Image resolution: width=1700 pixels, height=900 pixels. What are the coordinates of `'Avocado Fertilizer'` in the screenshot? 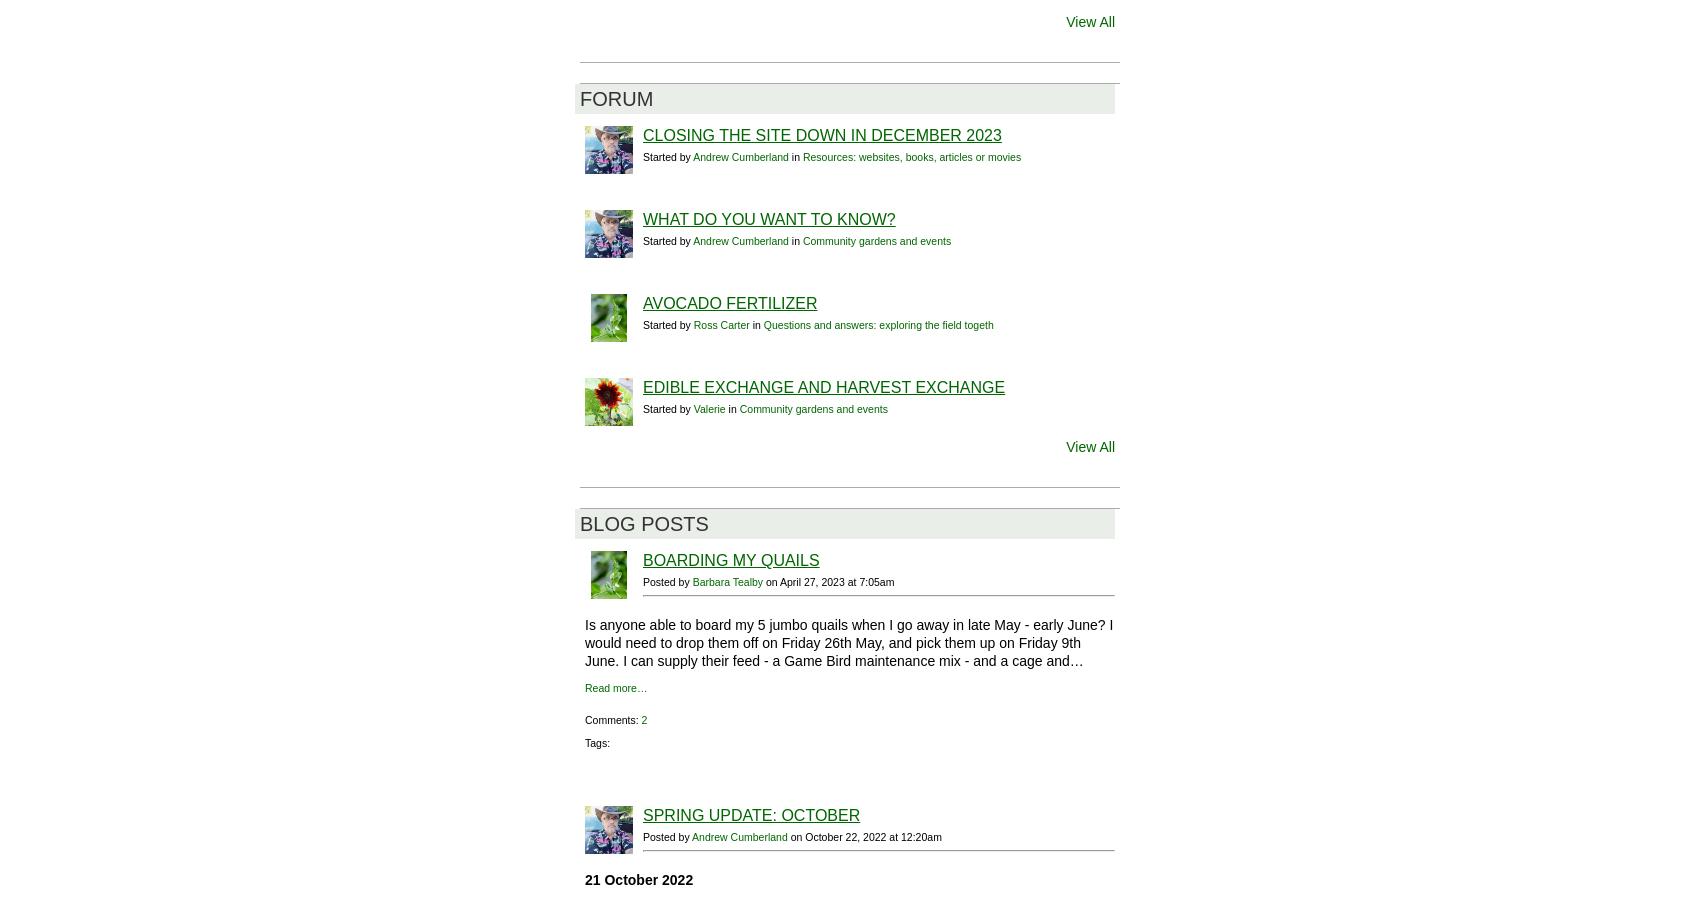 It's located at (642, 302).